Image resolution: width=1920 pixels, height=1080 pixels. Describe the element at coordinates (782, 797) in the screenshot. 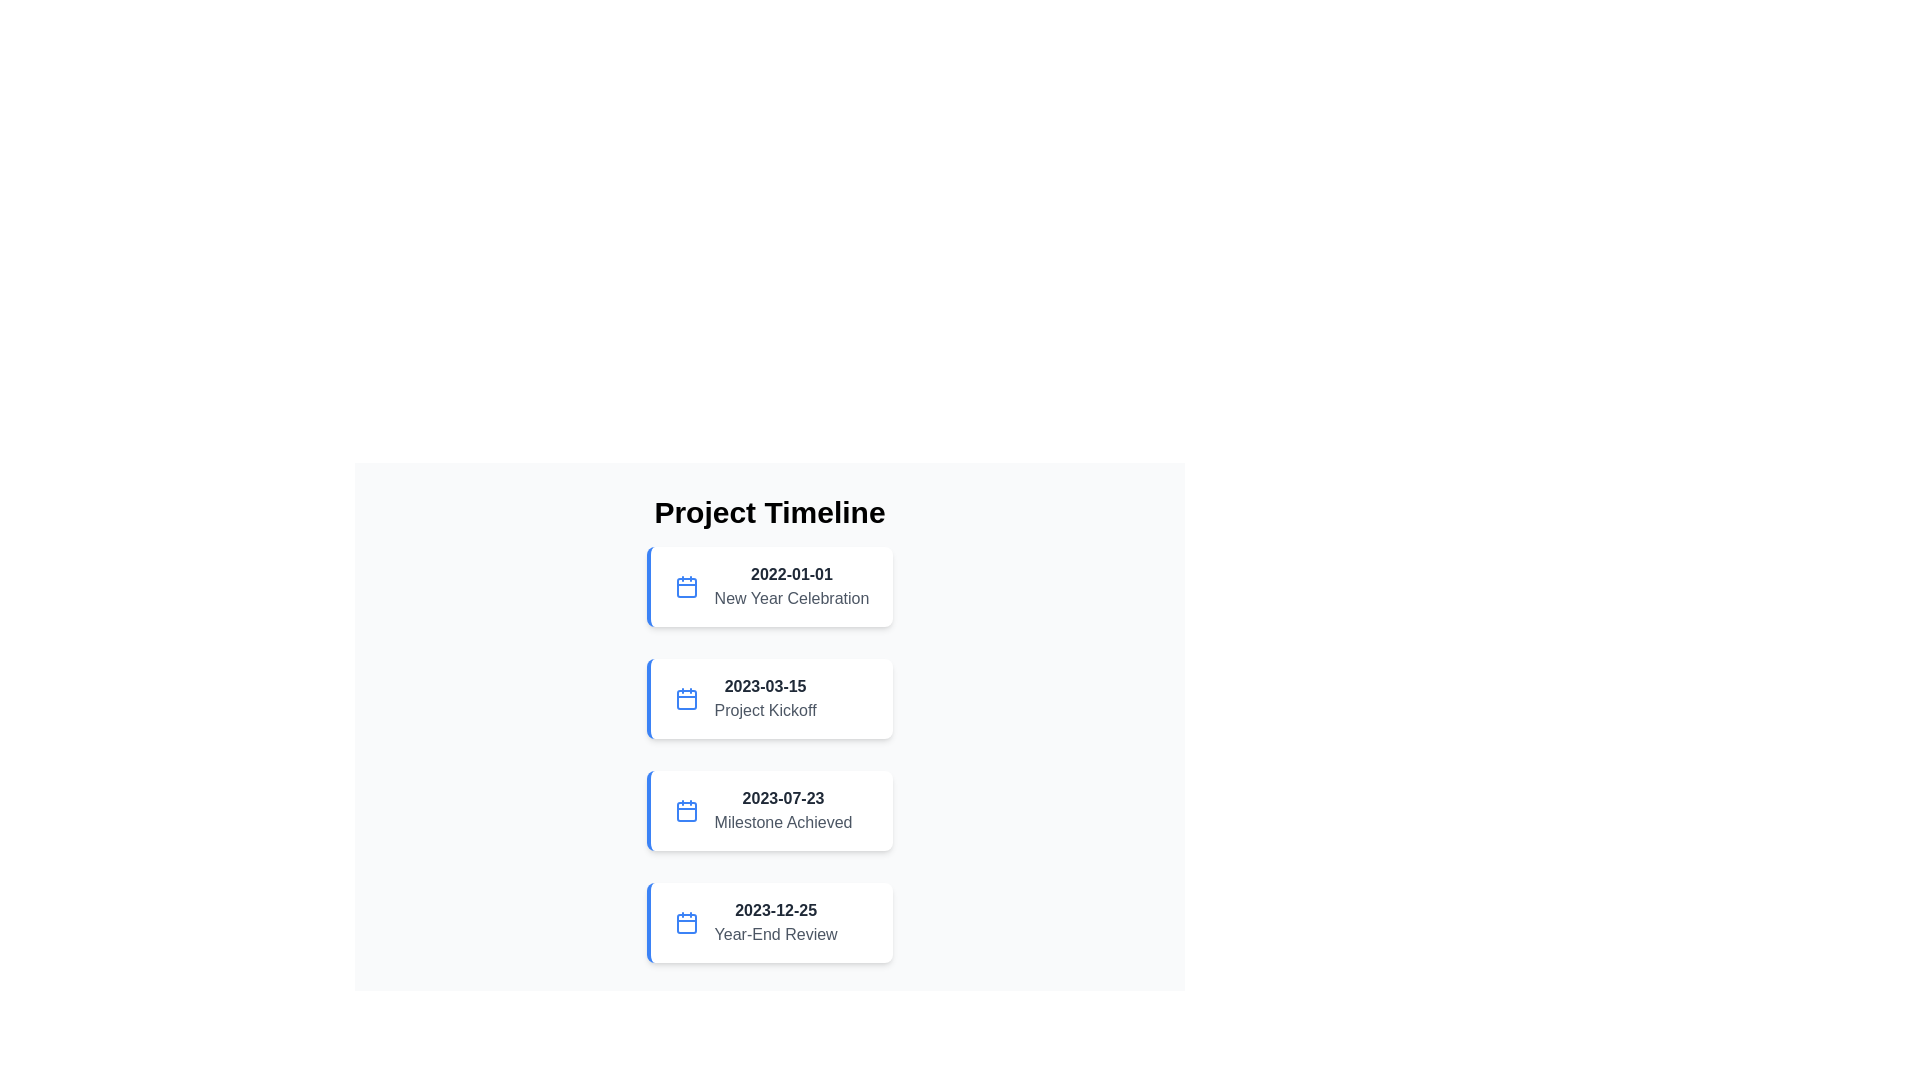

I see `date information displayed in the Text Label showing '2023-07-23', which is located in the middle of the timeline entry box above 'Milestone Achieved'` at that location.